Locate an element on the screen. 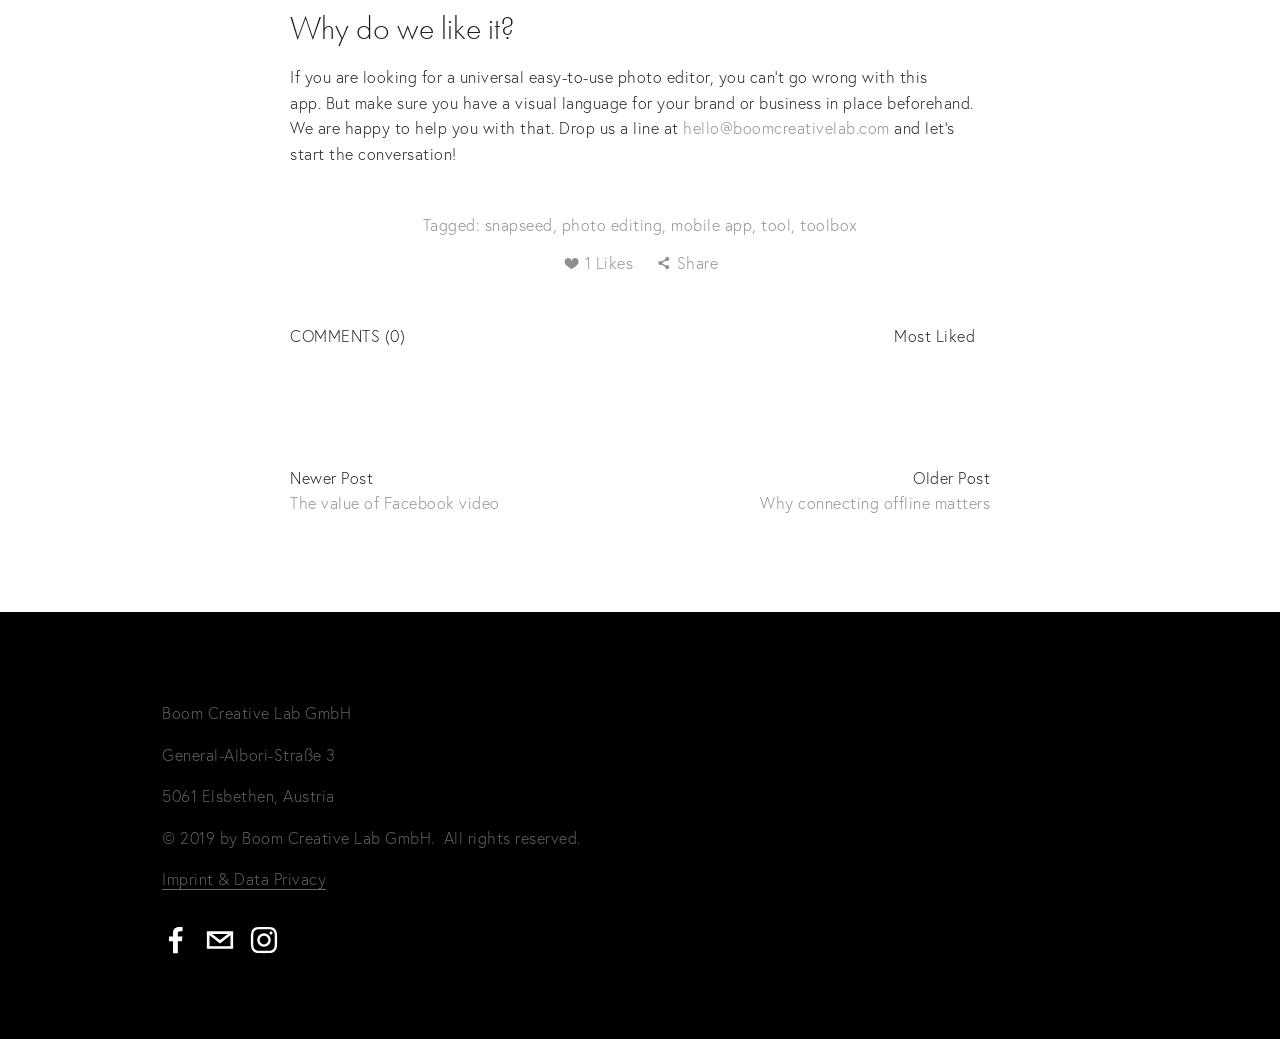 This screenshot has width=1280, height=1039. 'mobile app' is located at coordinates (711, 224).